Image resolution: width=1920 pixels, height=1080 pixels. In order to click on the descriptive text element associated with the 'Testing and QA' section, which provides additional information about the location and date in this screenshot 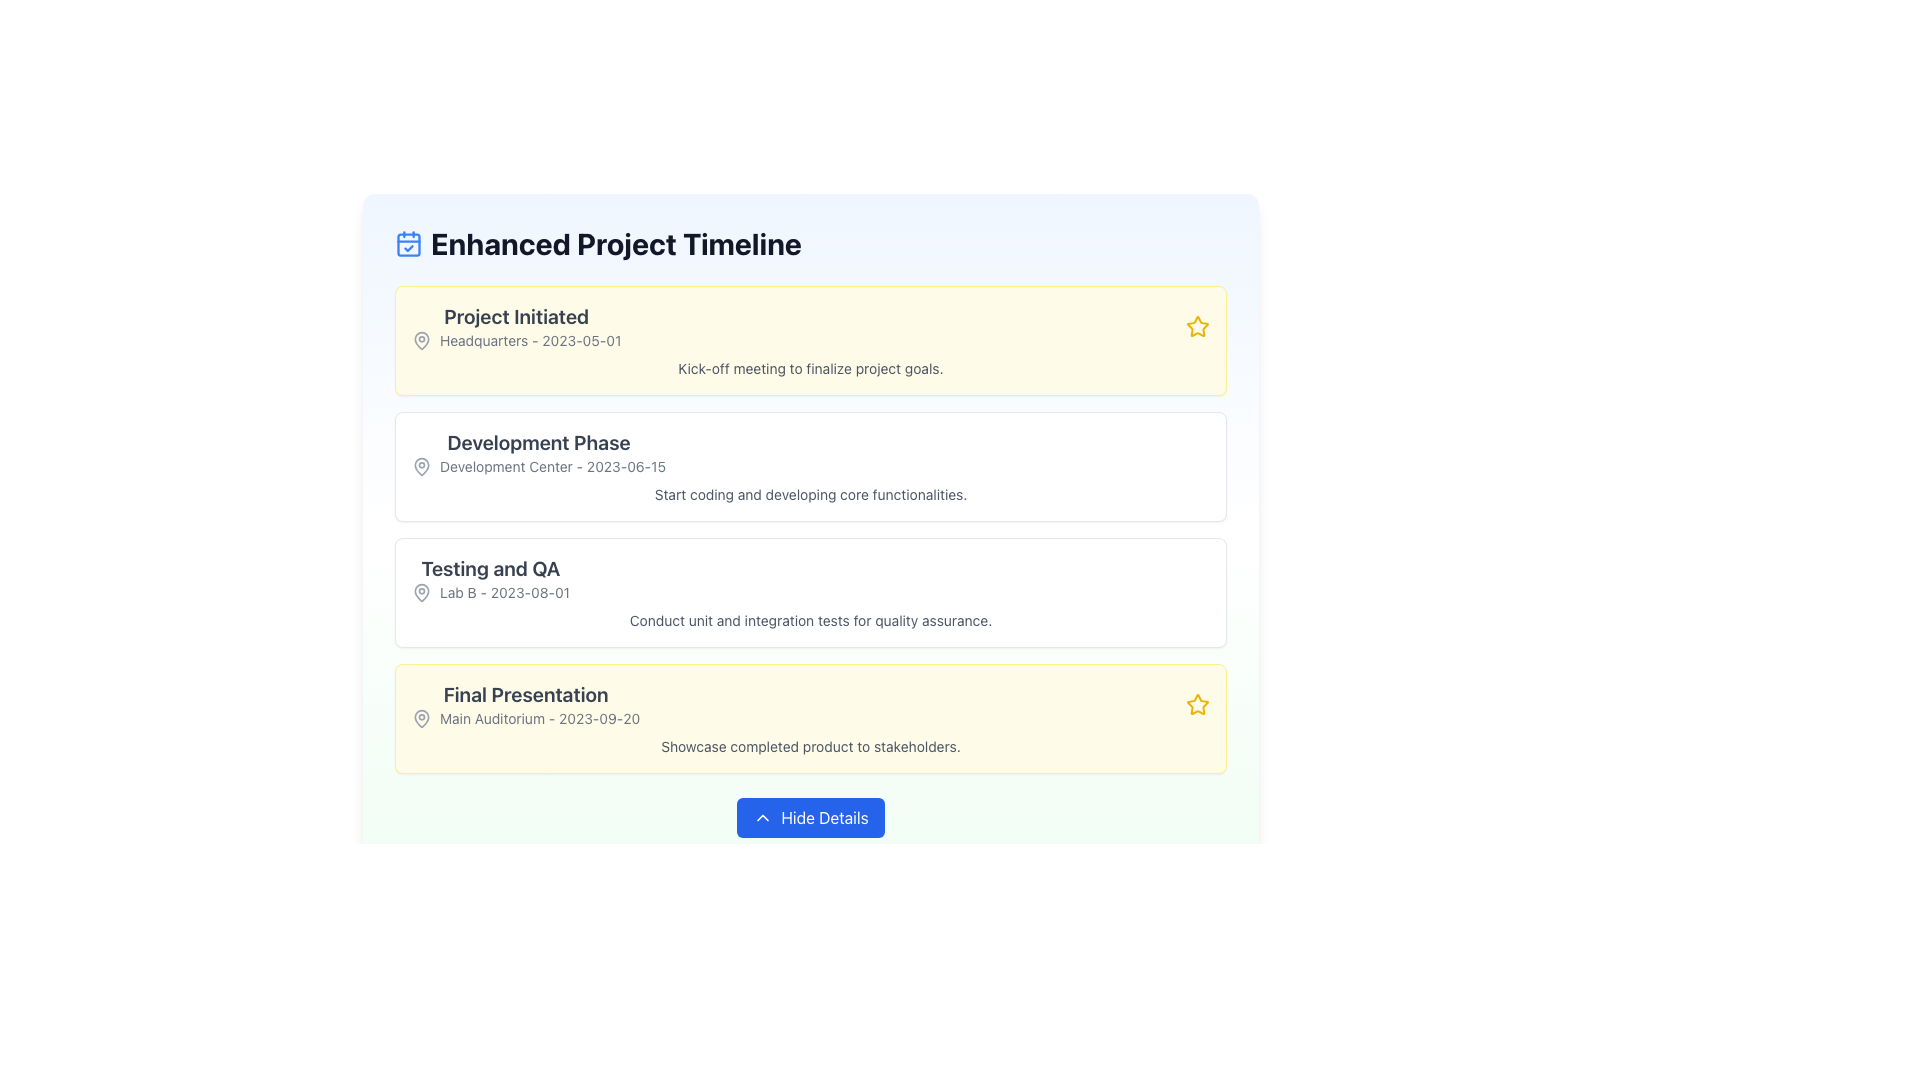, I will do `click(490, 592)`.